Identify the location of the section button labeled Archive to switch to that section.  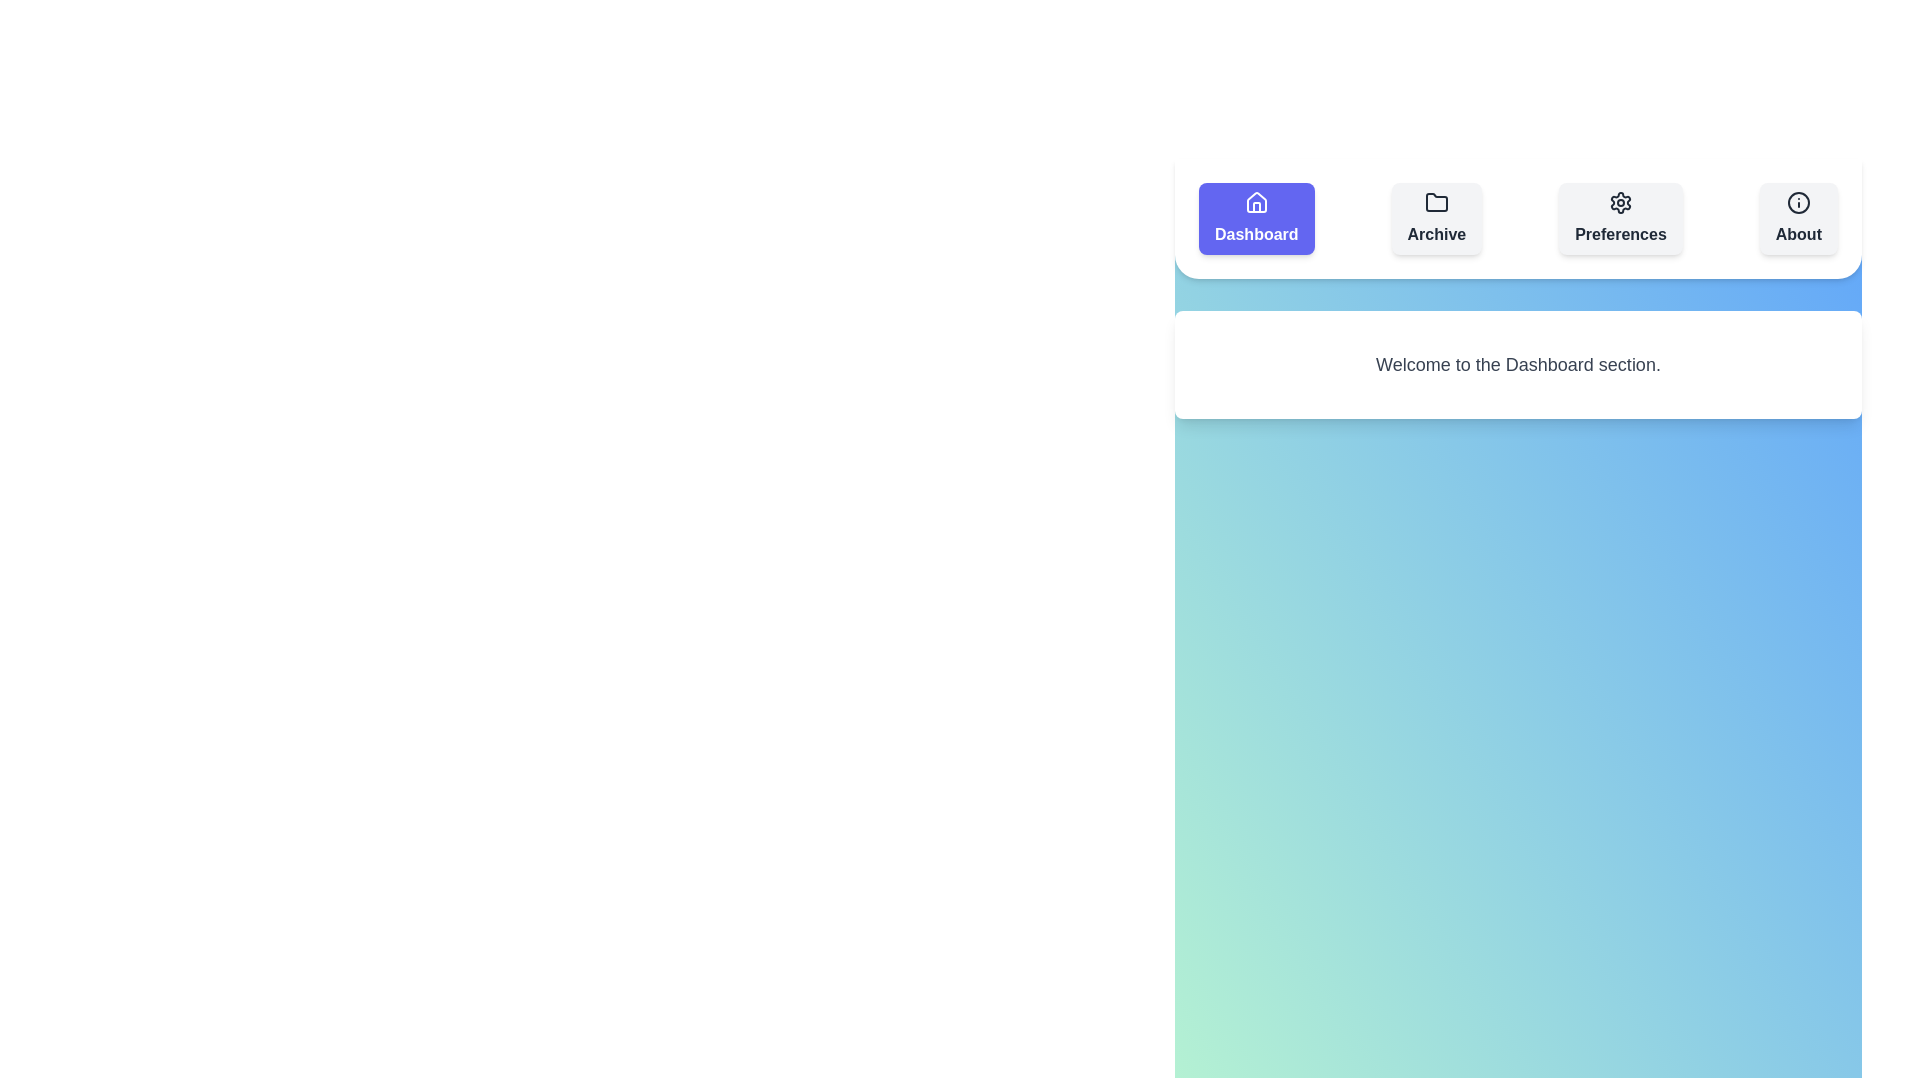
(1435, 219).